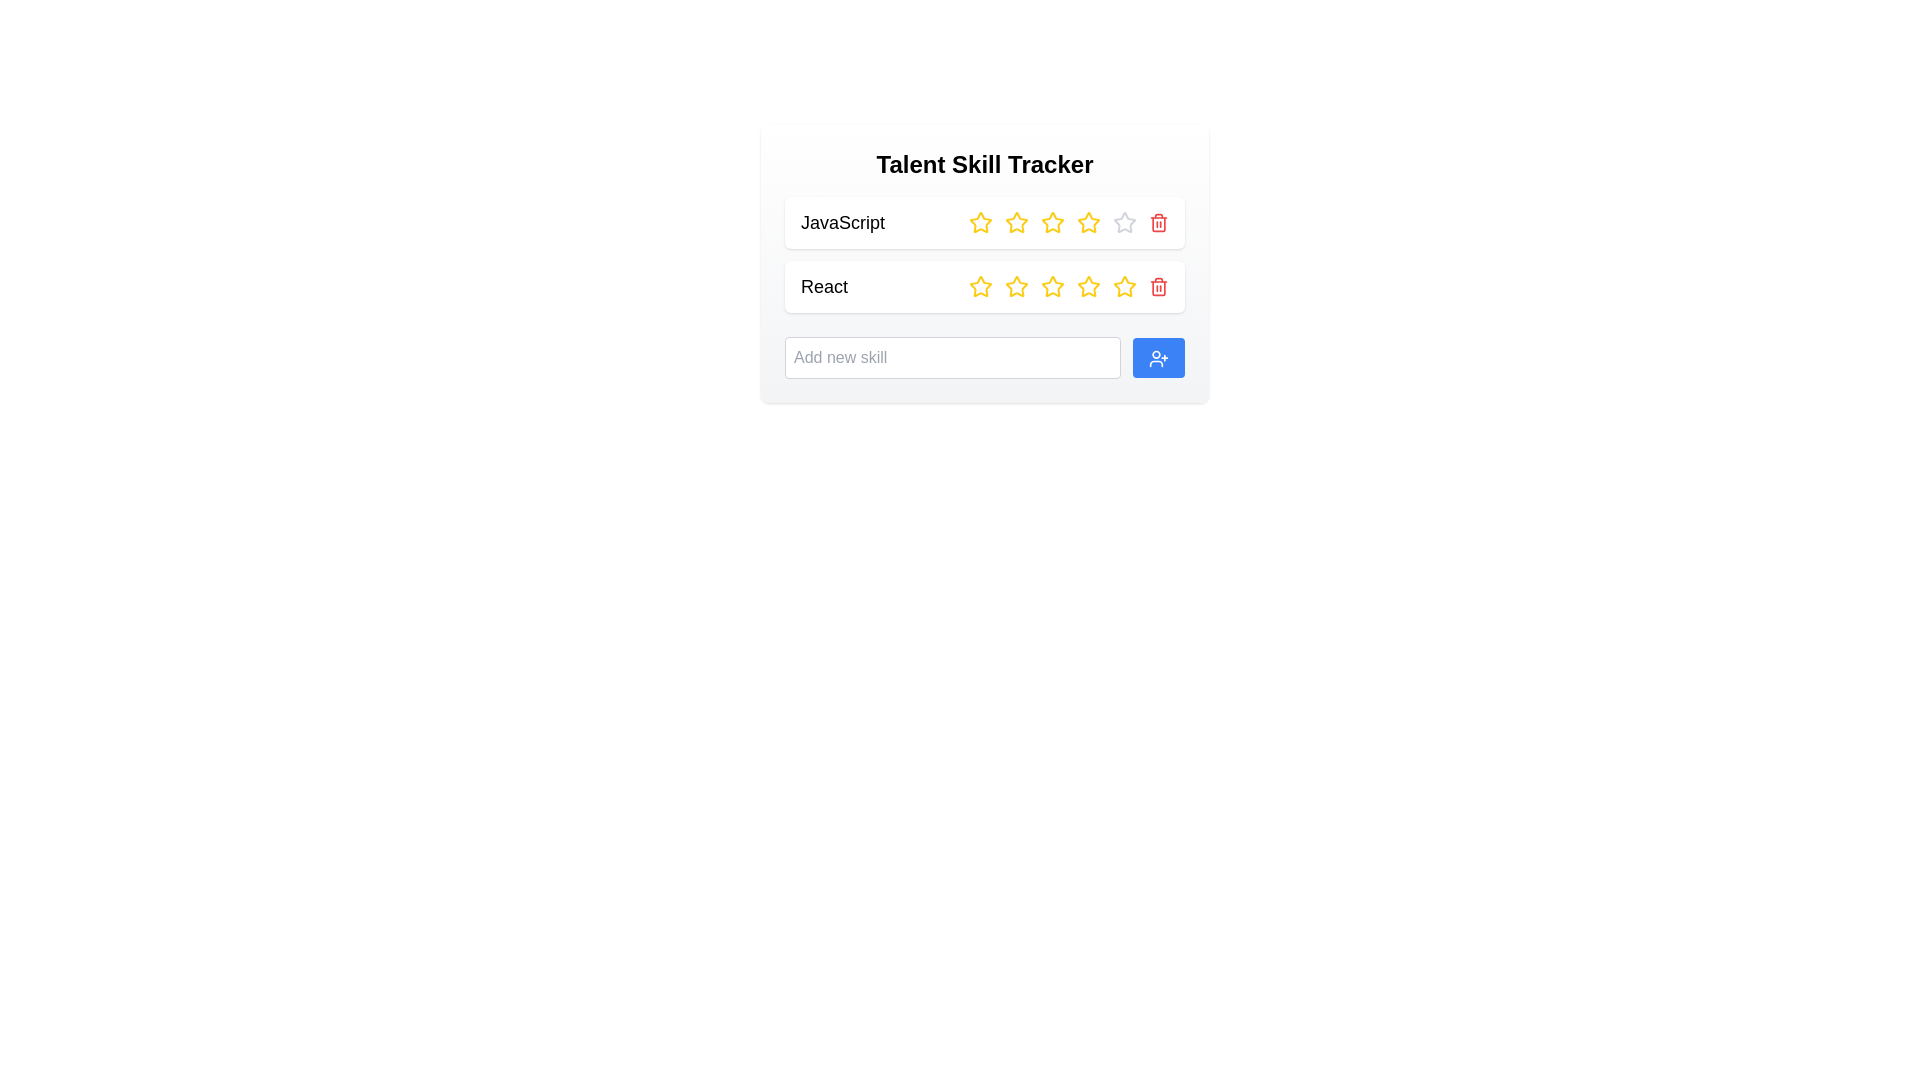  What do you see at coordinates (1124, 223) in the screenshot?
I see `the sixth star-shaped icon representing the rating option for the 'JavaScript' skill` at bounding box center [1124, 223].